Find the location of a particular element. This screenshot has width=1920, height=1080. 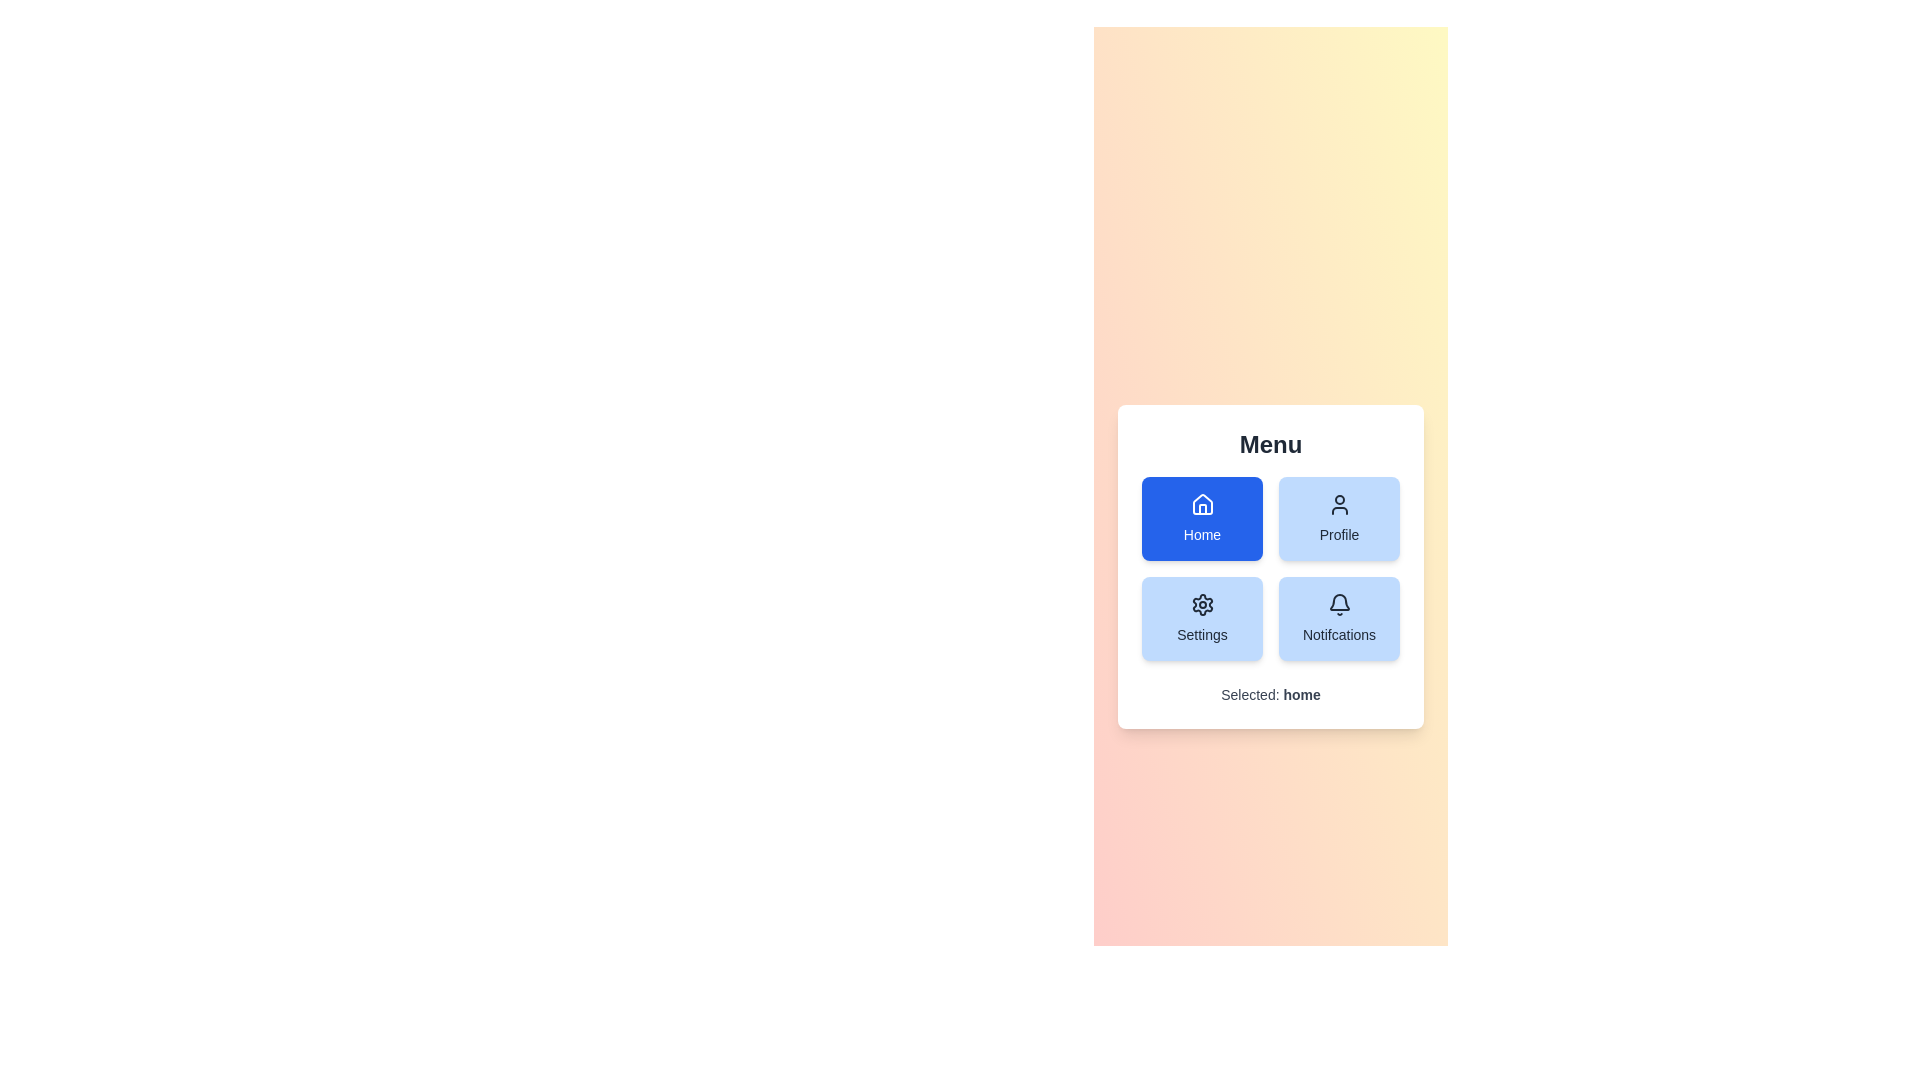

the Home button to select it is located at coordinates (1201, 518).